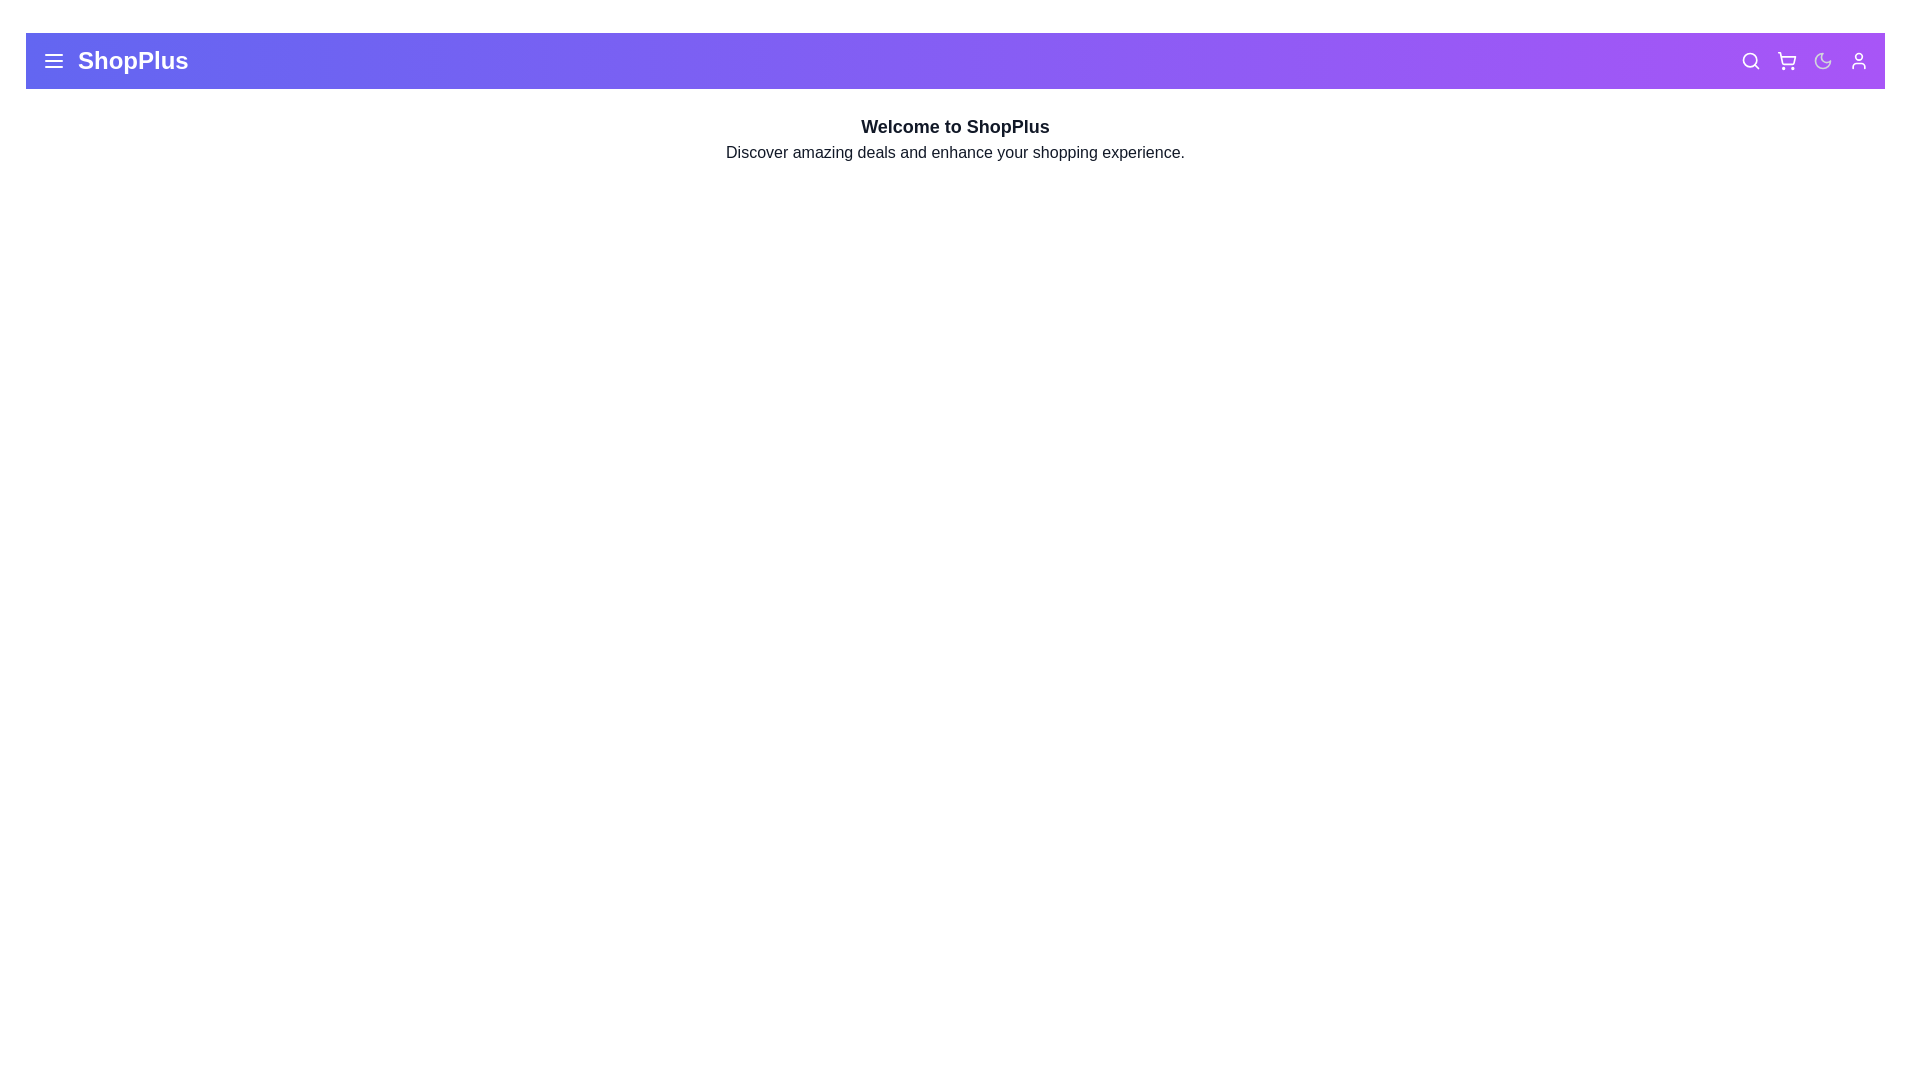  Describe the element at coordinates (1857, 60) in the screenshot. I see `the user account icon in the top-right corner of the app bar` at that location.